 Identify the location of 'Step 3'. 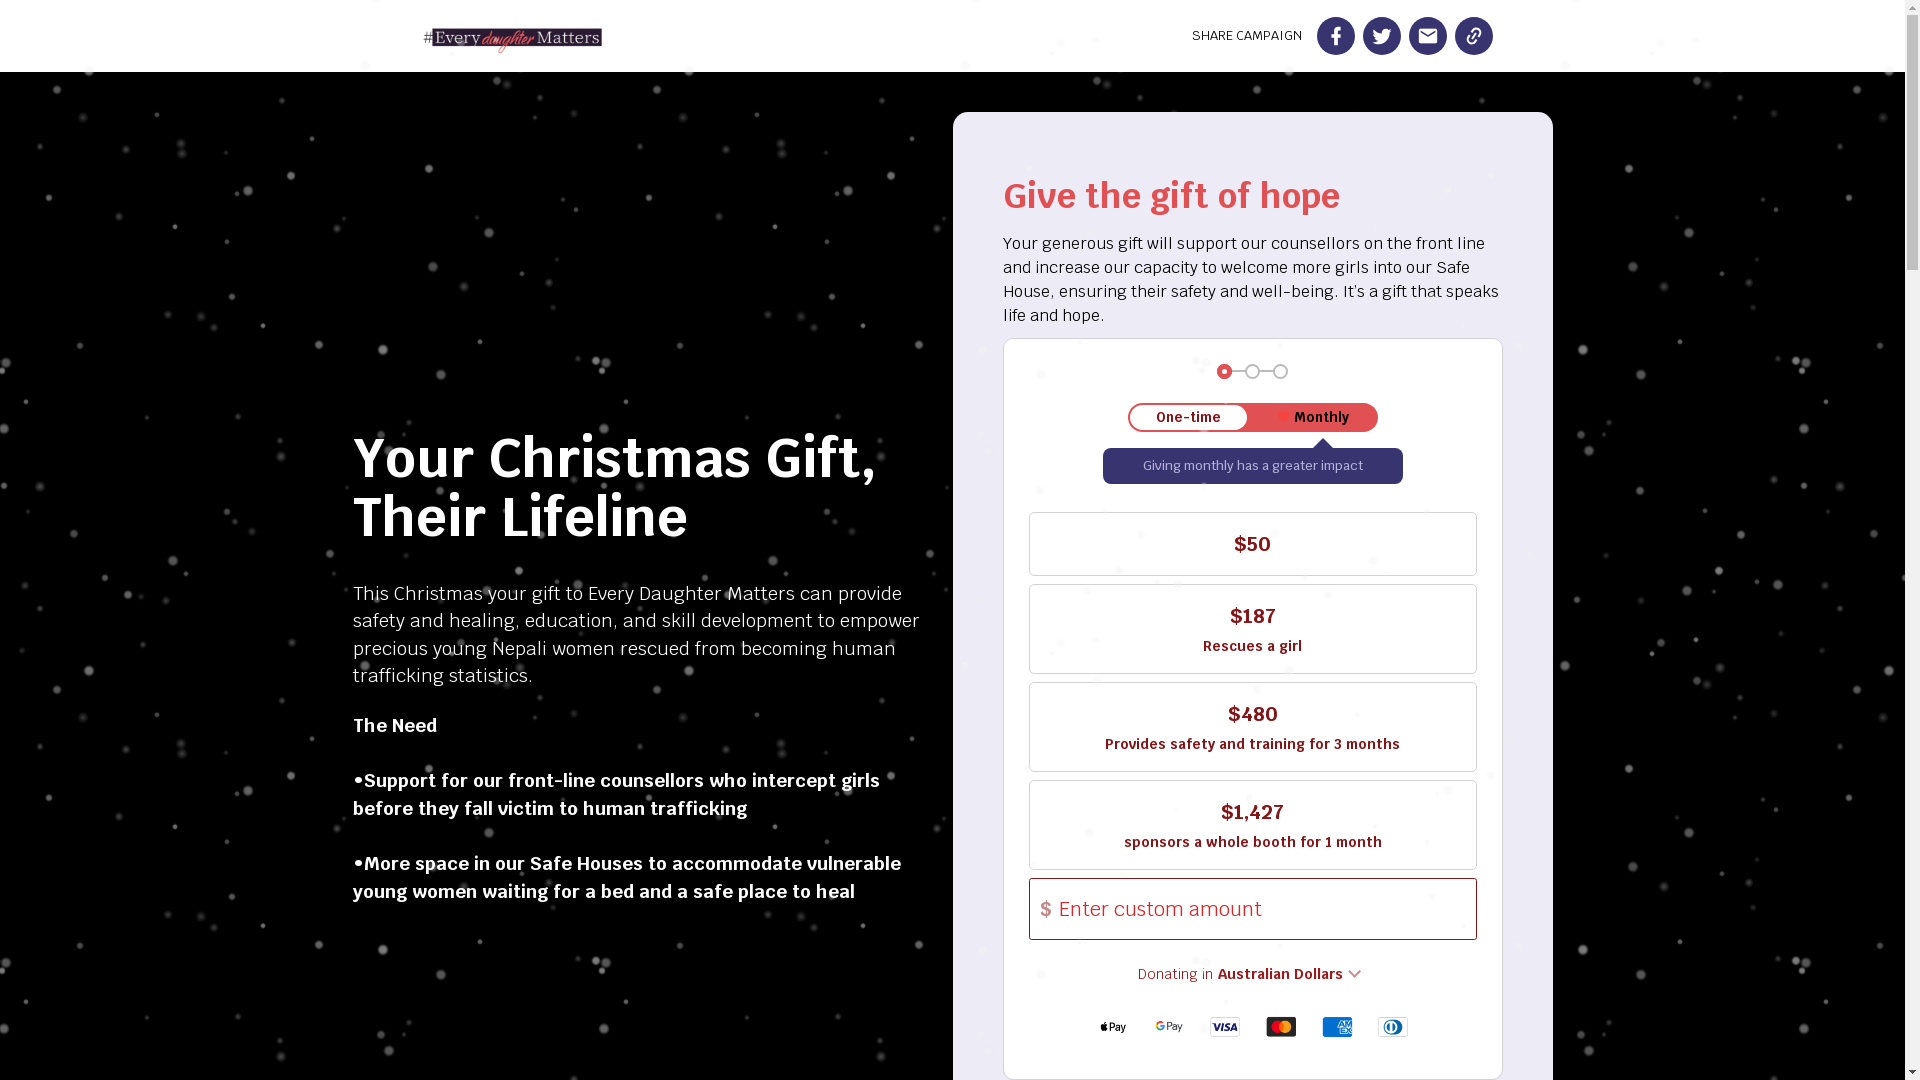
(1280, 371).